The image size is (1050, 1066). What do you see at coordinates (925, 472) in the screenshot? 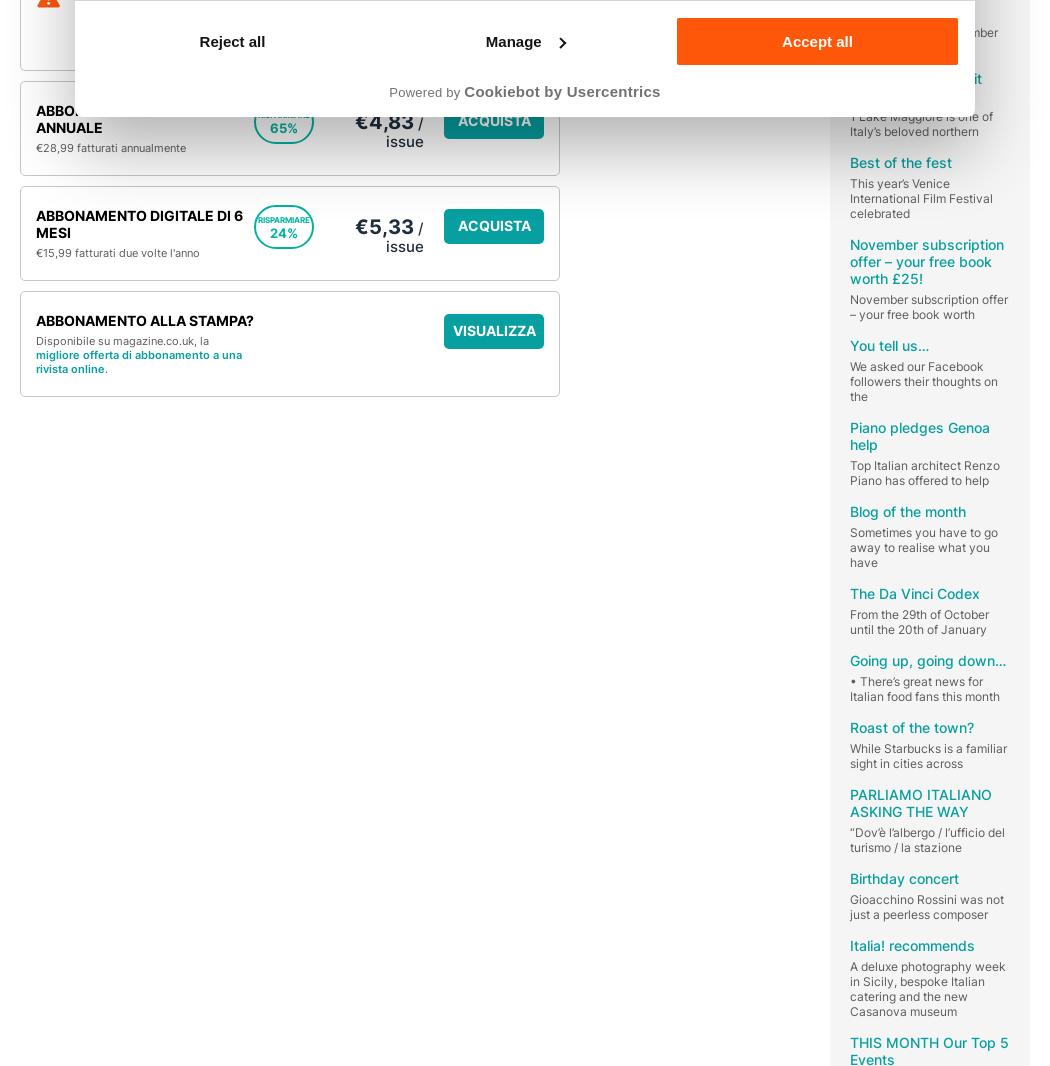
I see `'Top Italian architect Renzo Piano has offered to help'` at bounding box center [925, 472].